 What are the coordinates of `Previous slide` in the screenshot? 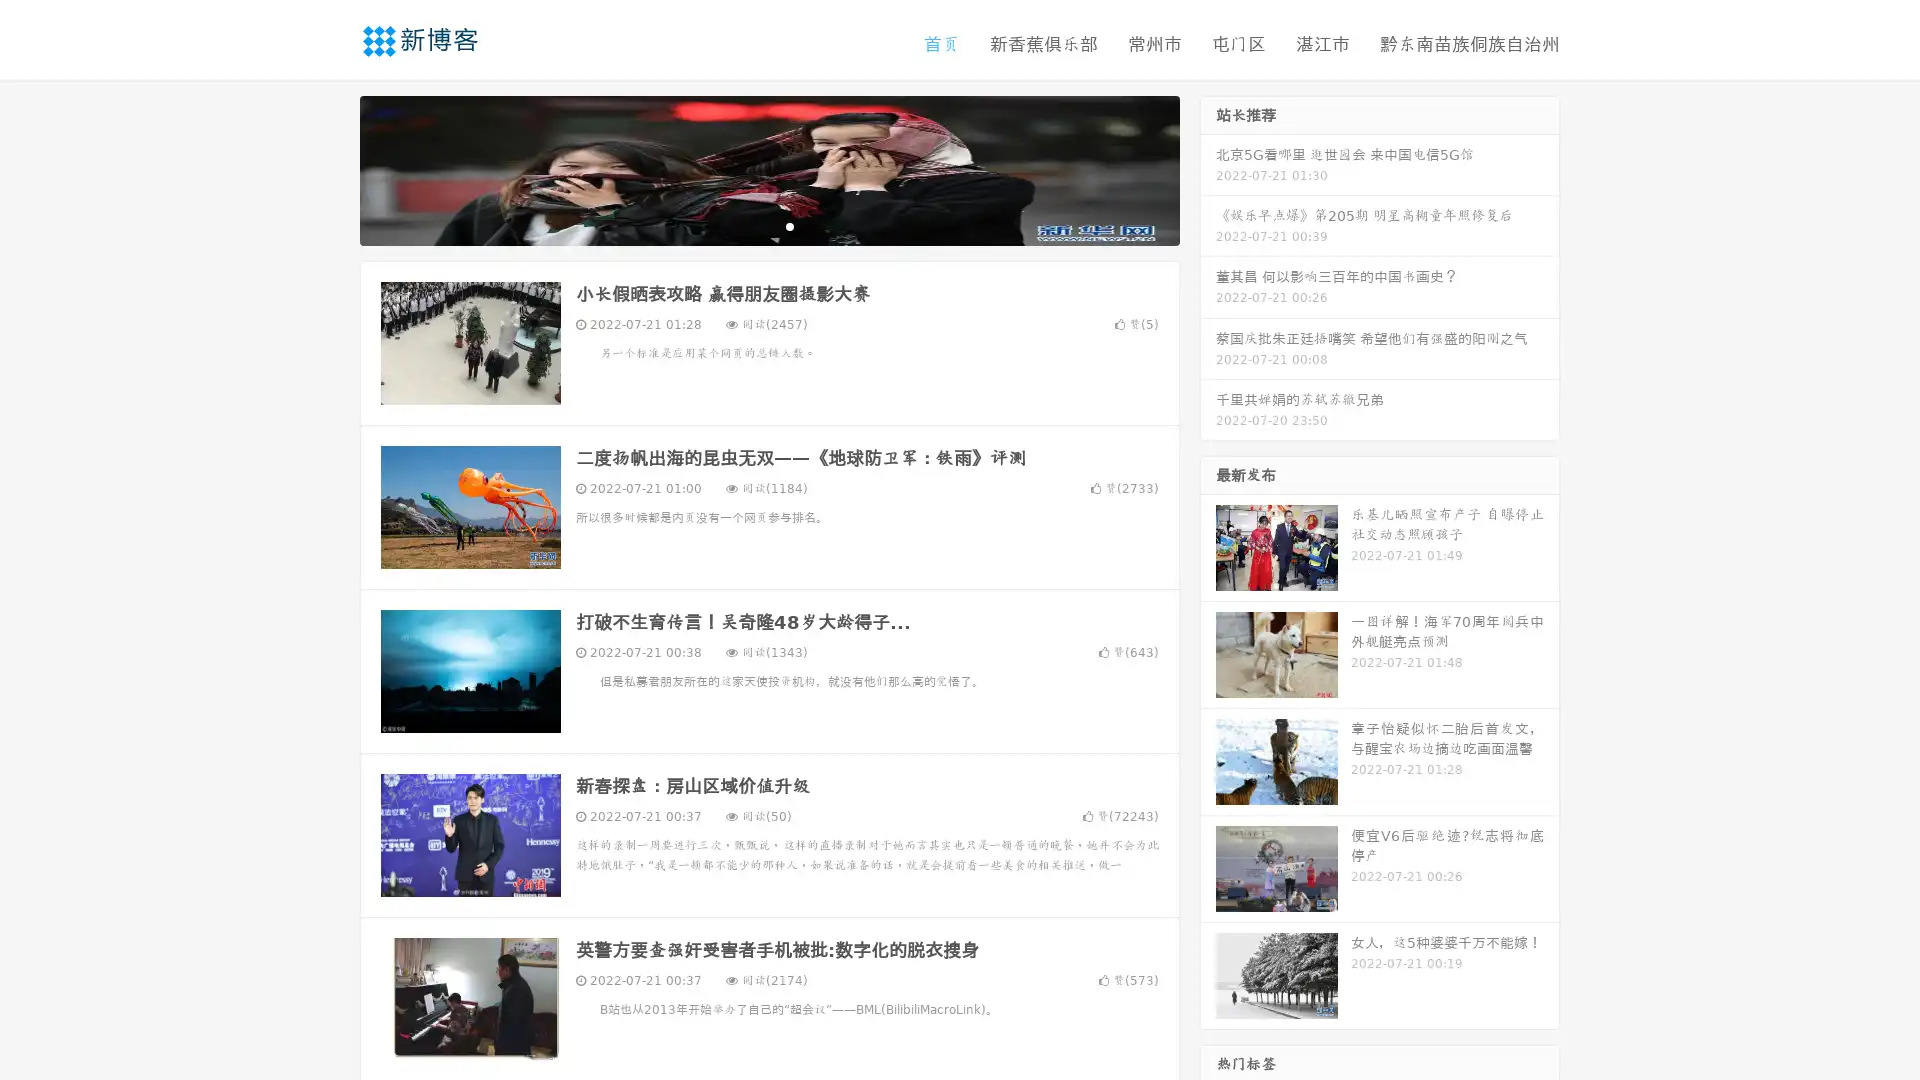 It's located at (330, 168).